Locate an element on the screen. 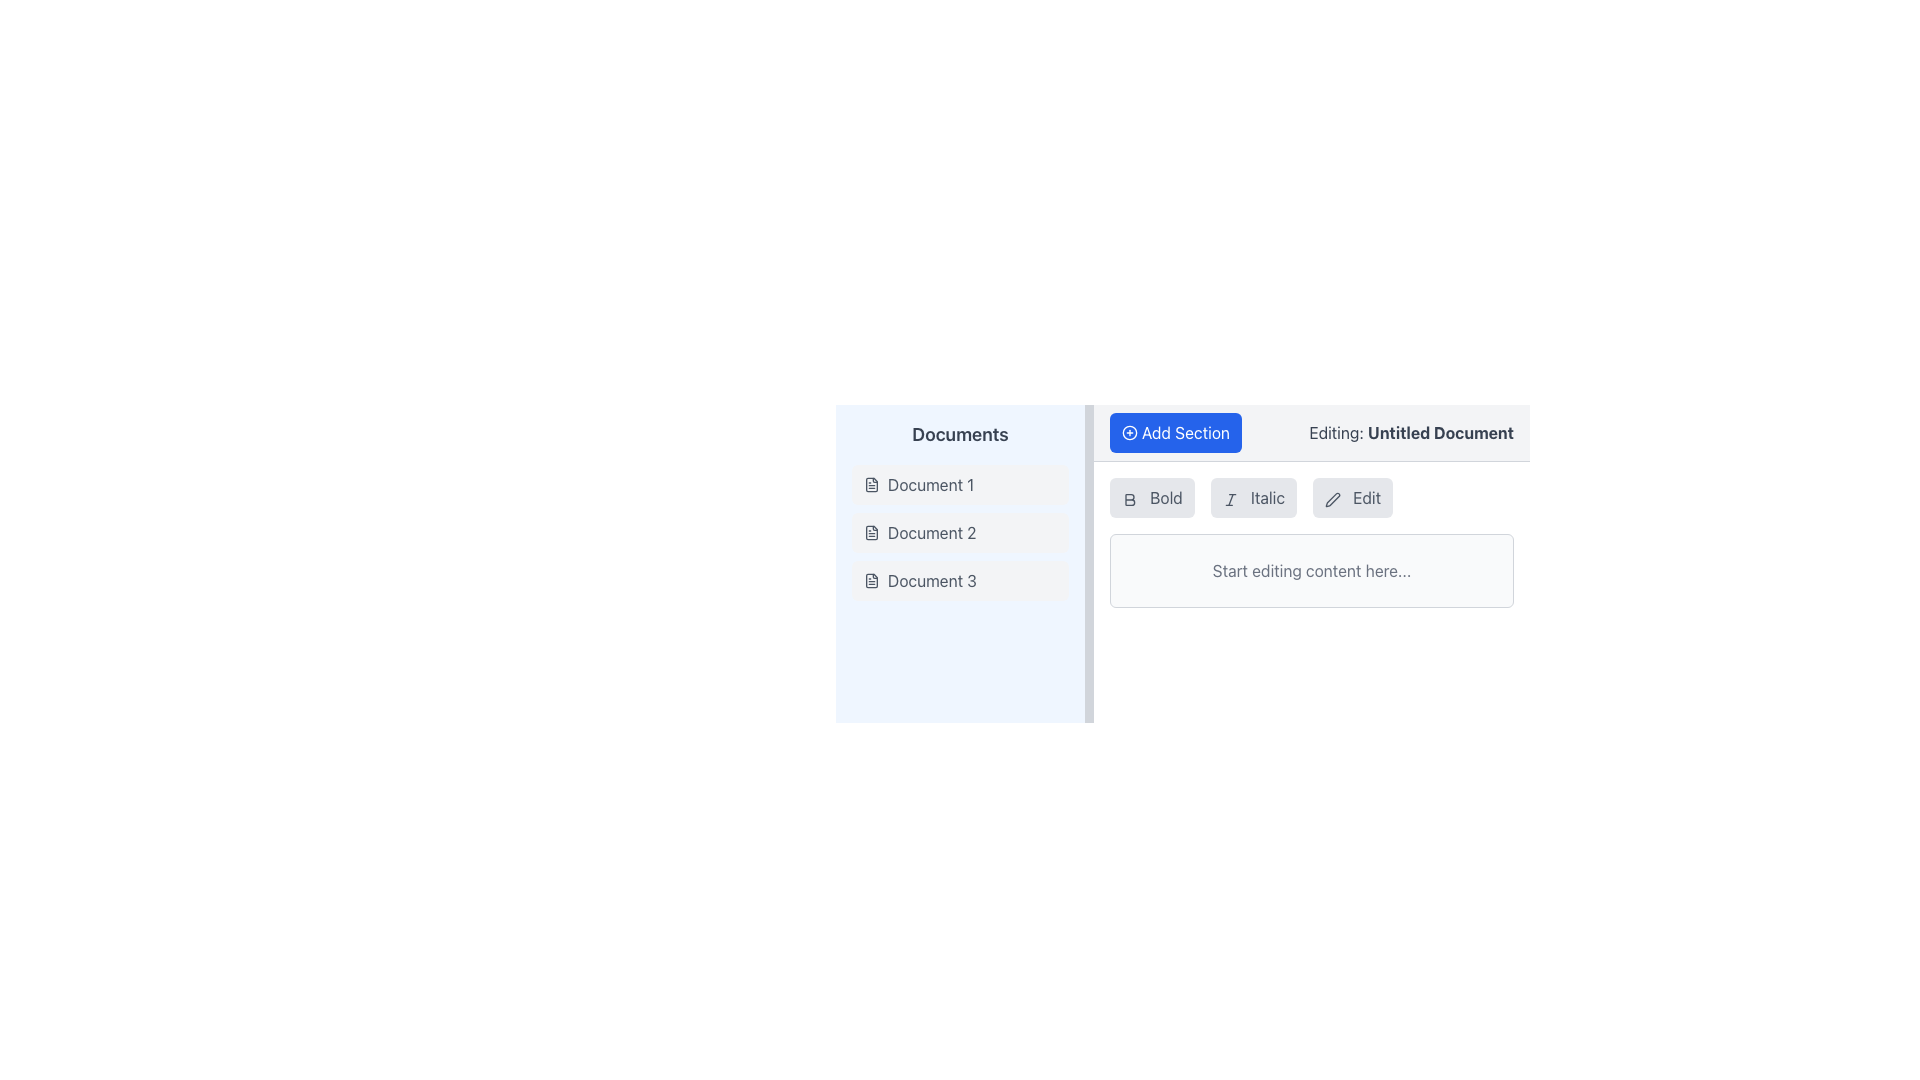  the document icon representing 'Document 2' located in the 'Documents' section of the left panel is located at coordinates (872, 531).